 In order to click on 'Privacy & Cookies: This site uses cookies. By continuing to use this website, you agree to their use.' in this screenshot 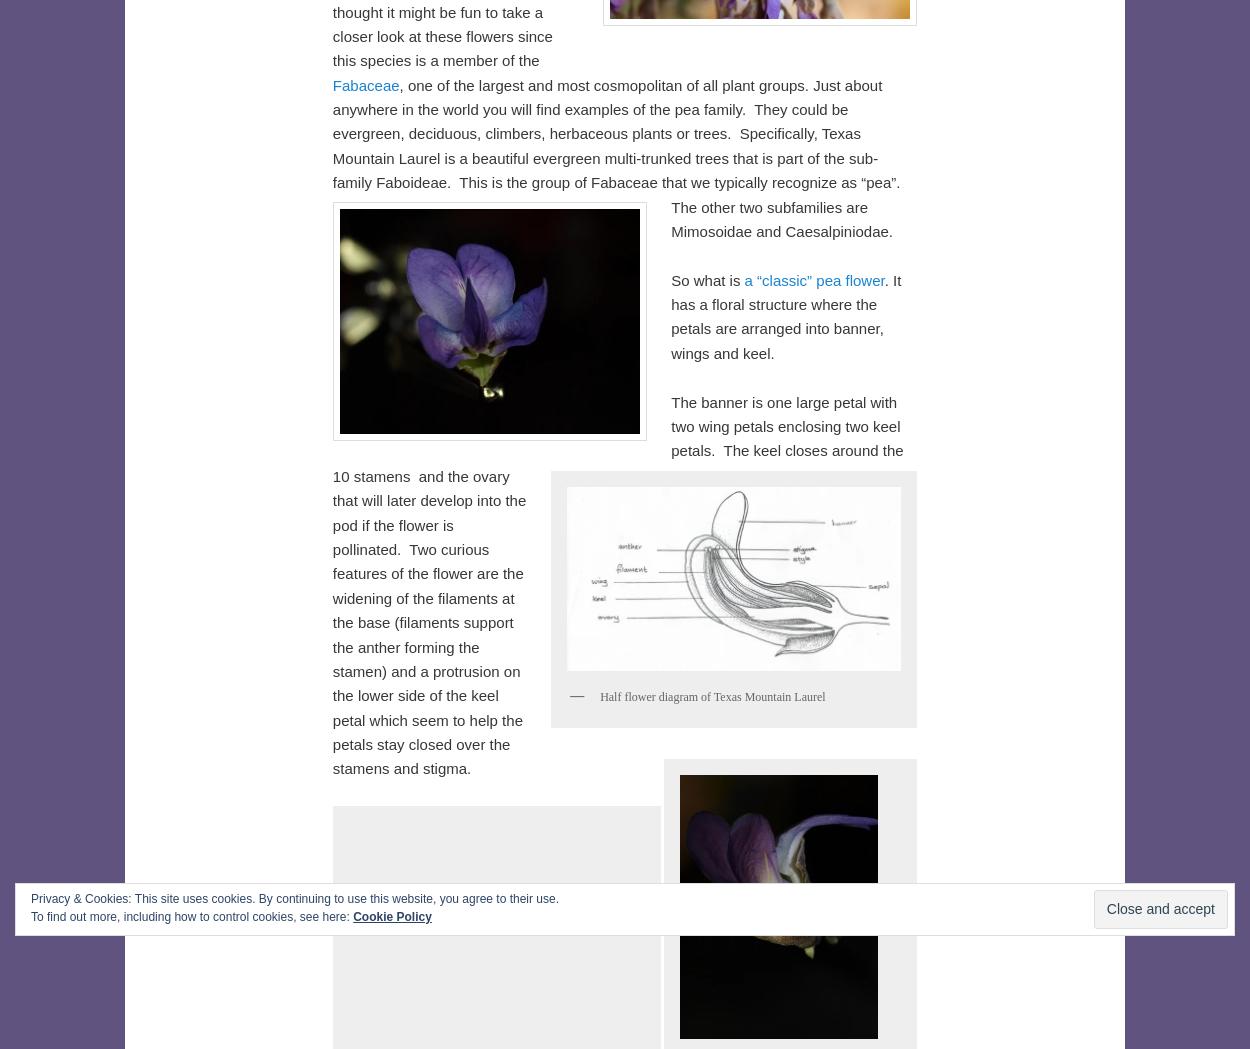, I will do `click(295, 897)`.